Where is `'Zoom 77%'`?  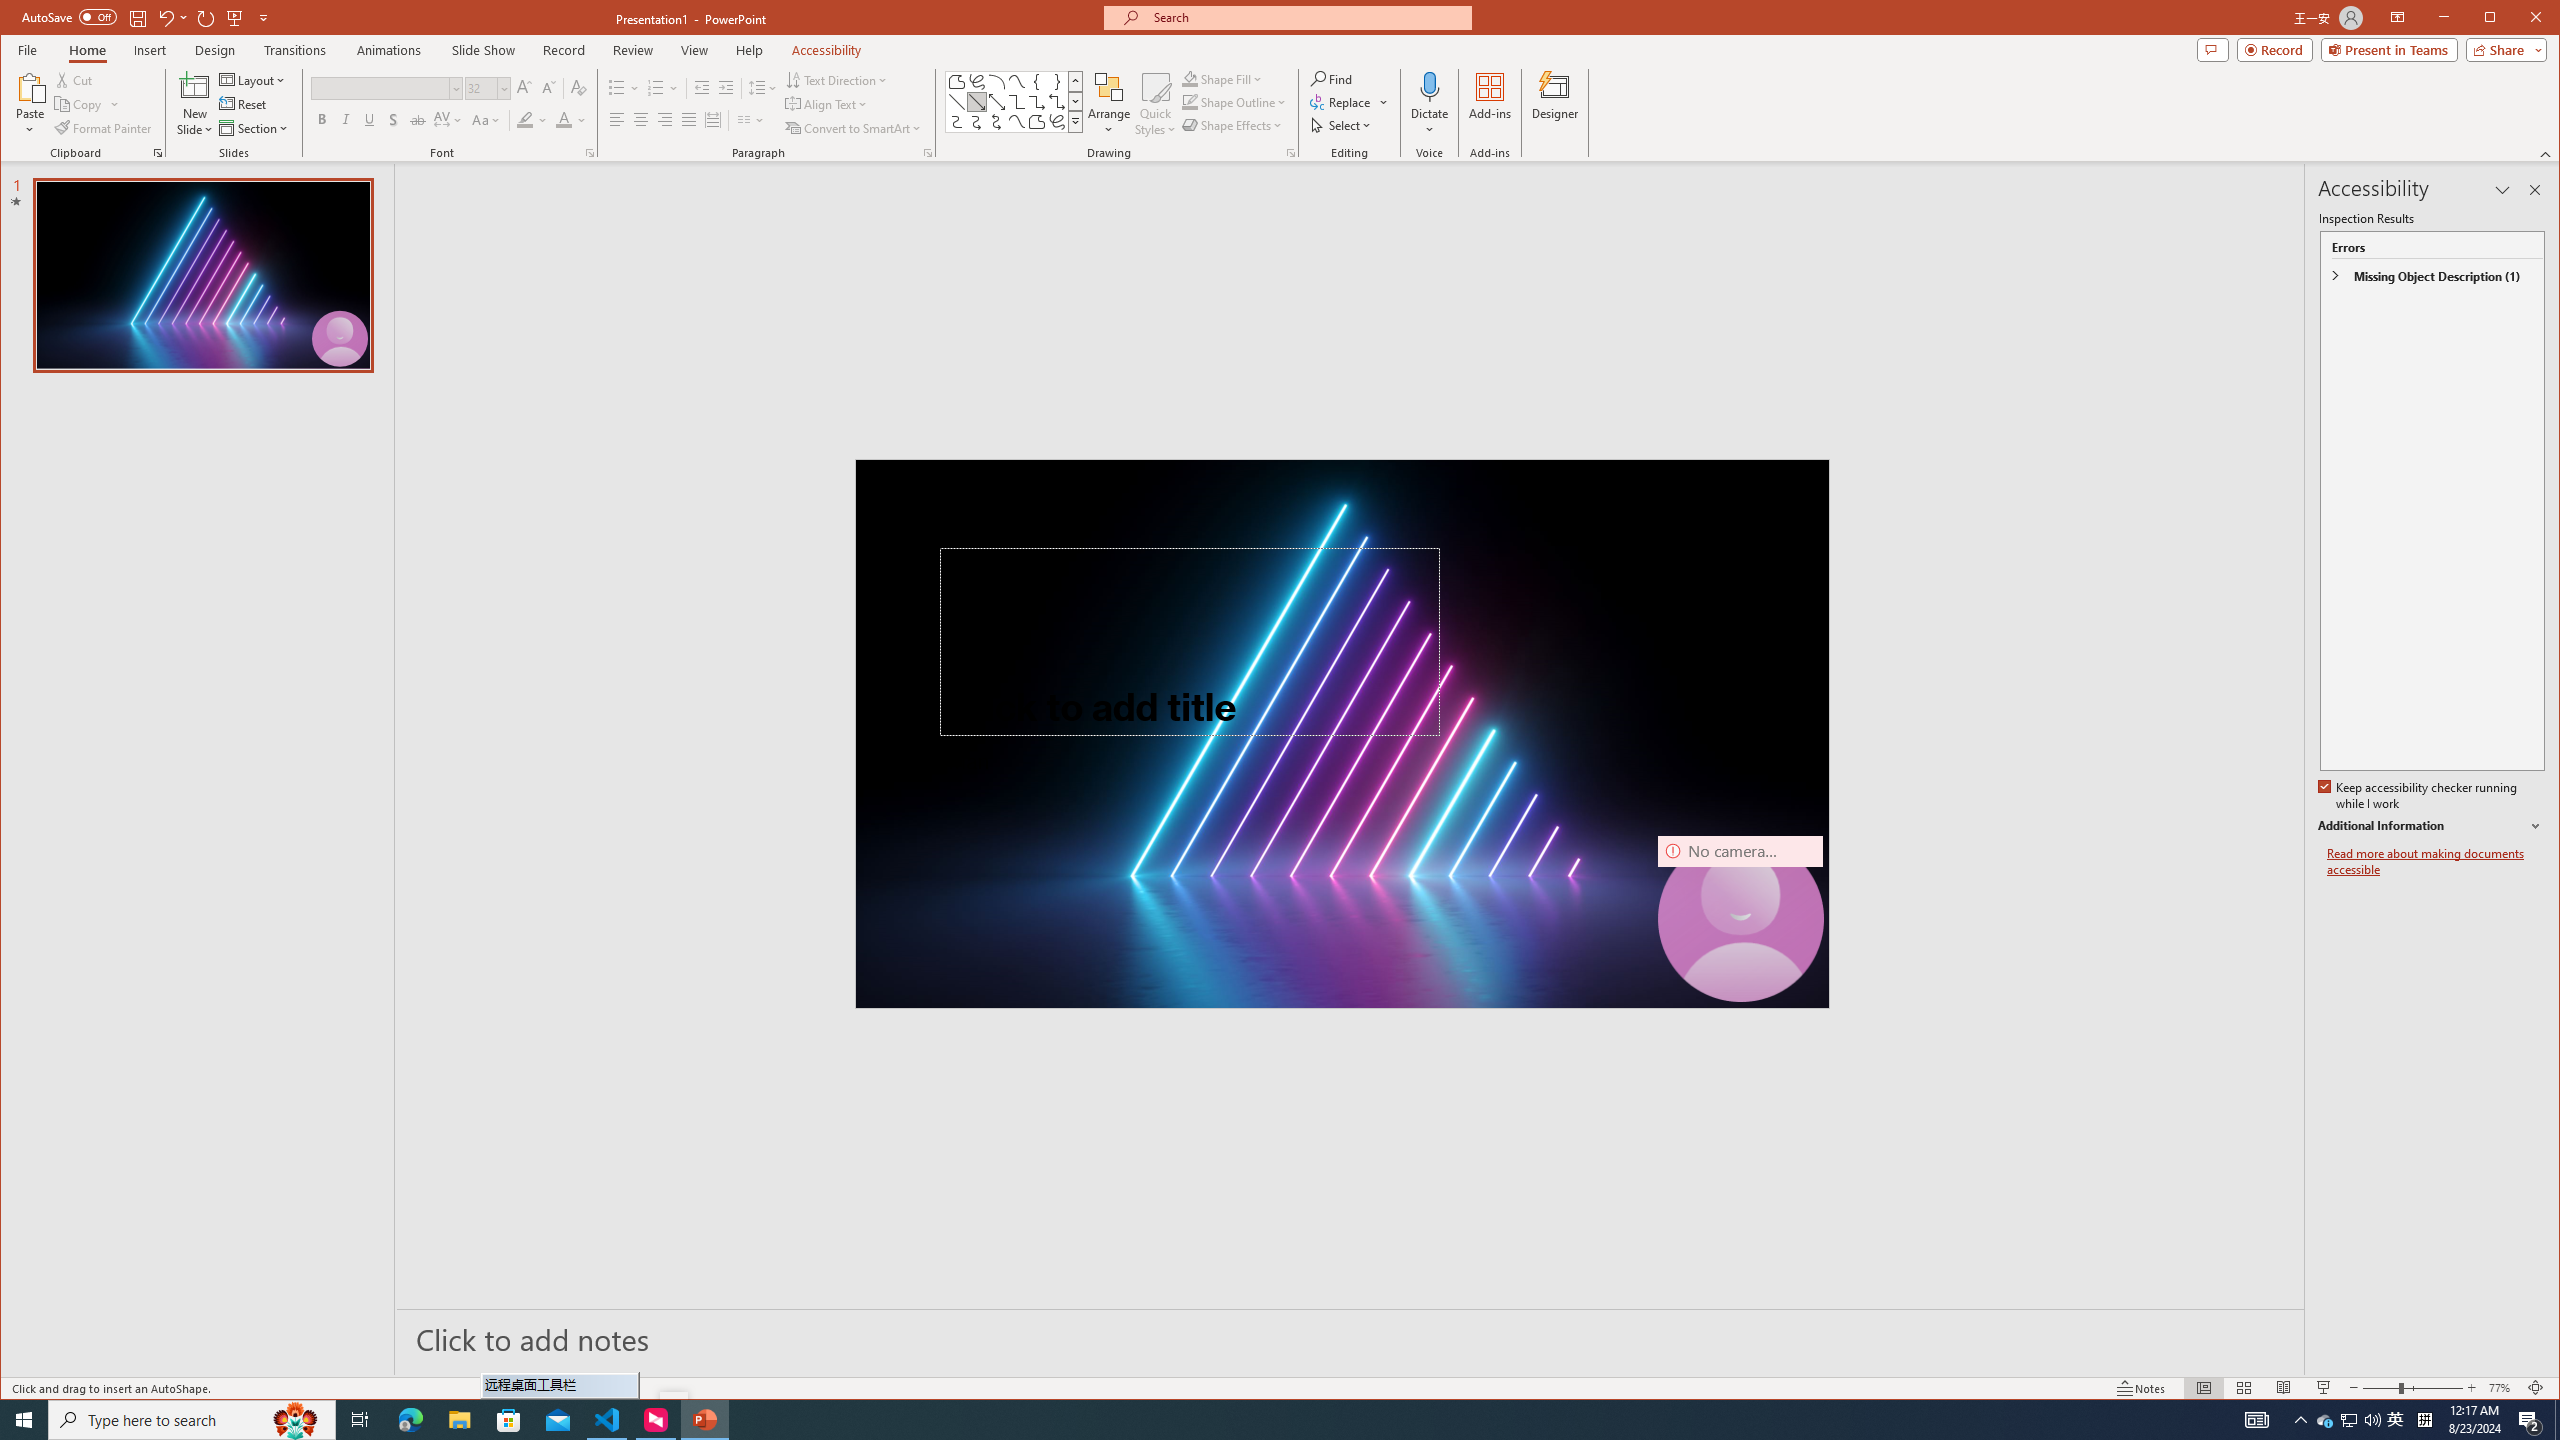
'Zoom 77%' is located at coordinates (2502, 1387).